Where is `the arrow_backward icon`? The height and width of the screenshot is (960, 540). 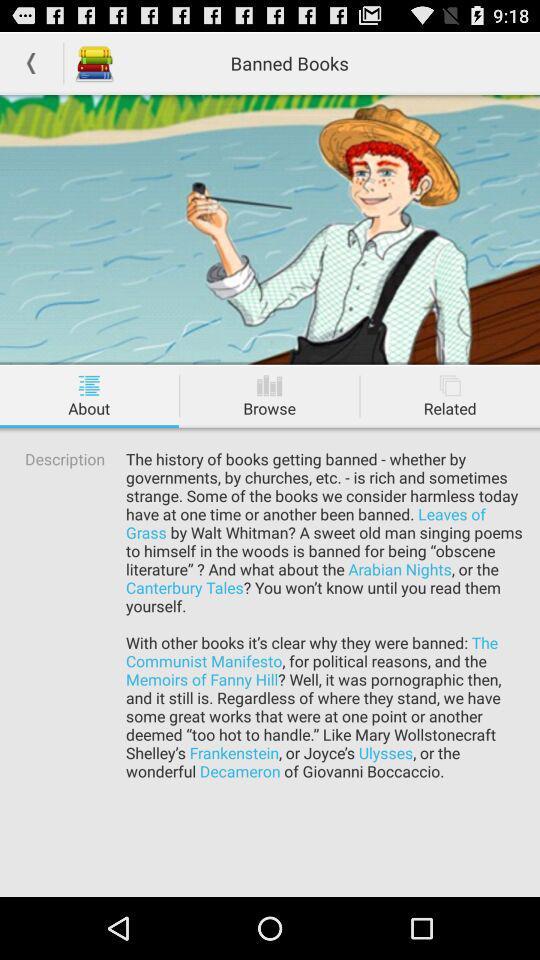
the arrow_backward icon is located at coordinates (30, 67).